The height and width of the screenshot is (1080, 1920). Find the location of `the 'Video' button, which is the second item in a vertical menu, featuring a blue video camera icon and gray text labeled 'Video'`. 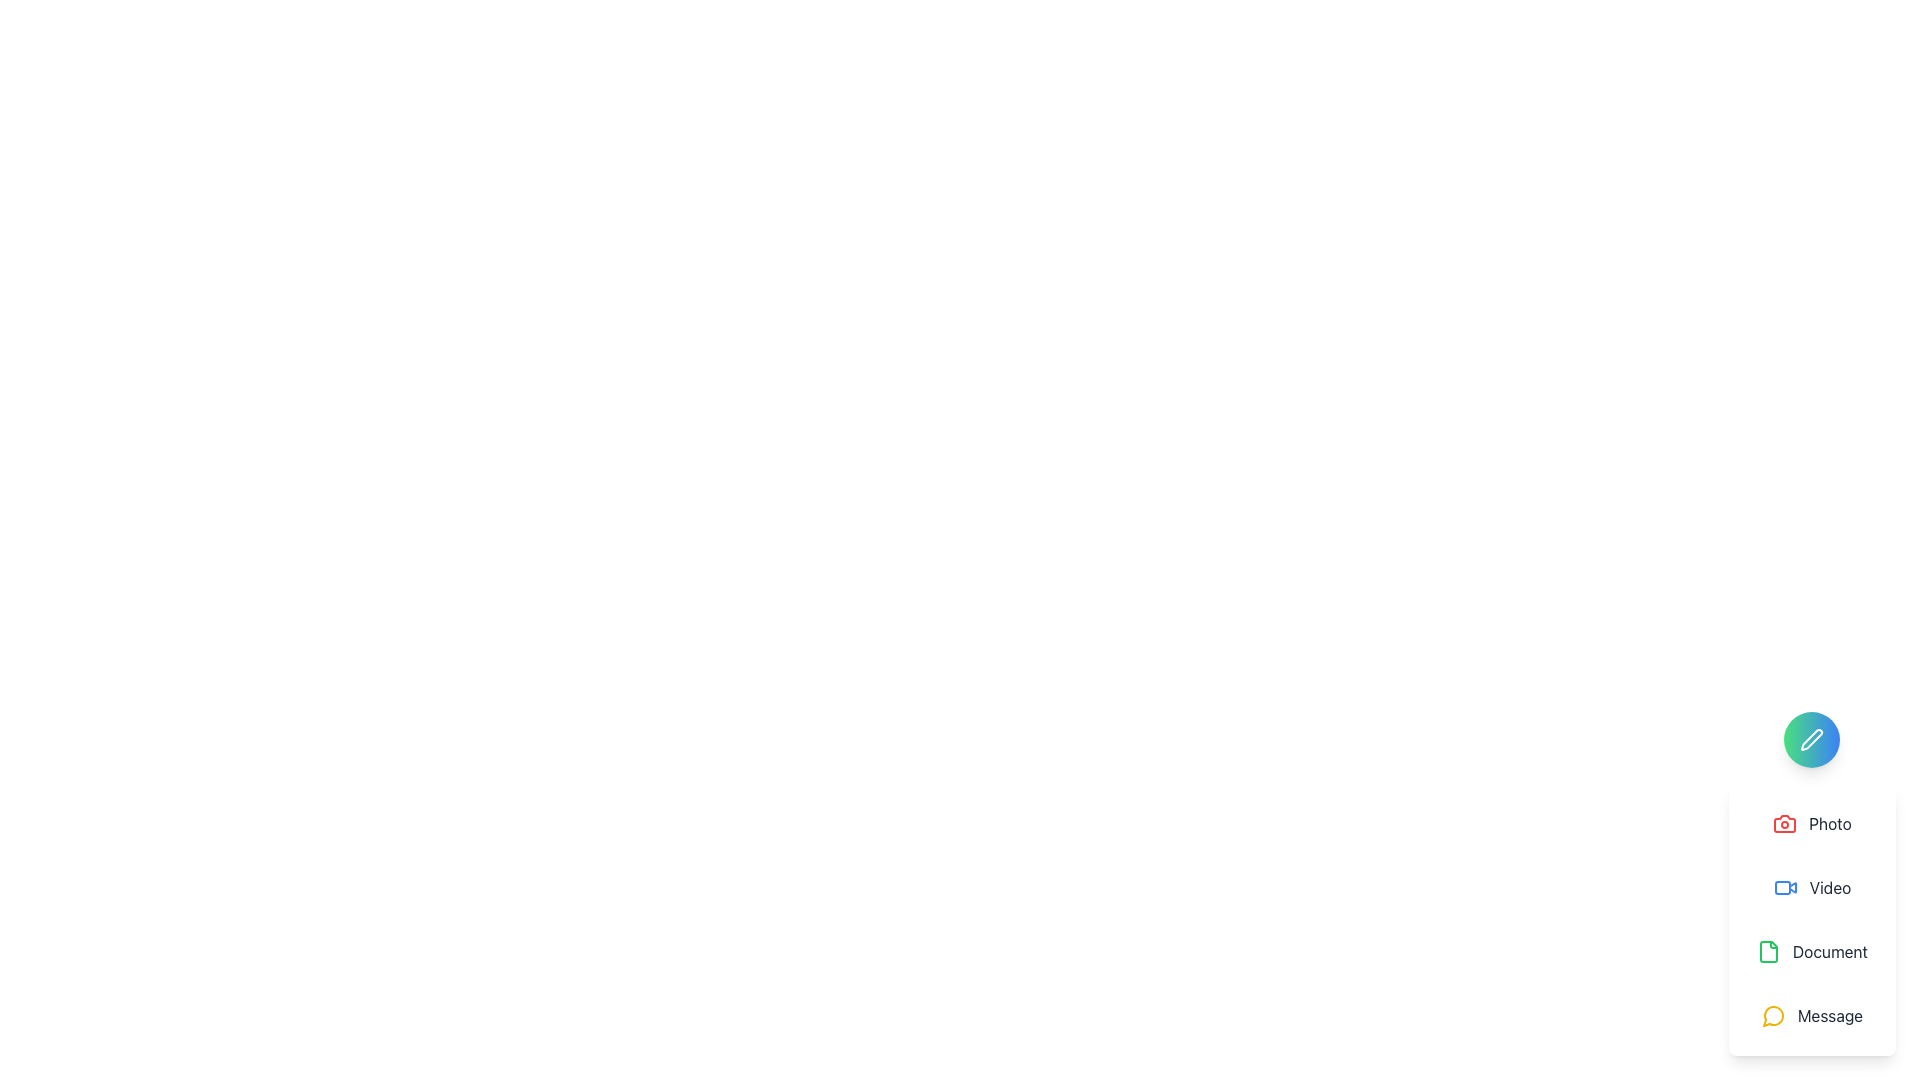

the 'Video' button, which is the second item in a vertical menu, featuring a blue video camera icon and gray text labeled 'Video' is located at coordinates (1812, 886).